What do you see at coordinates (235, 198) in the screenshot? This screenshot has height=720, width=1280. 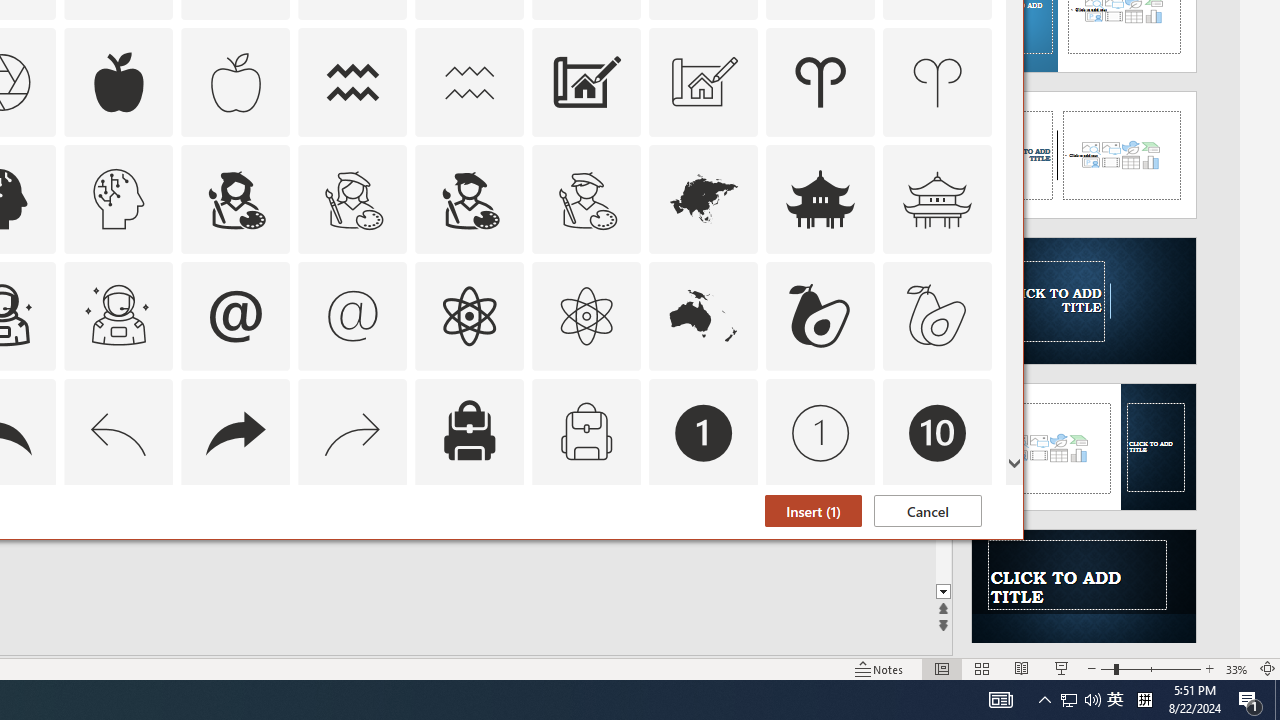 I see `'AutomationID: Icons_ArtistFemale'` at bounding box center [235, 198].